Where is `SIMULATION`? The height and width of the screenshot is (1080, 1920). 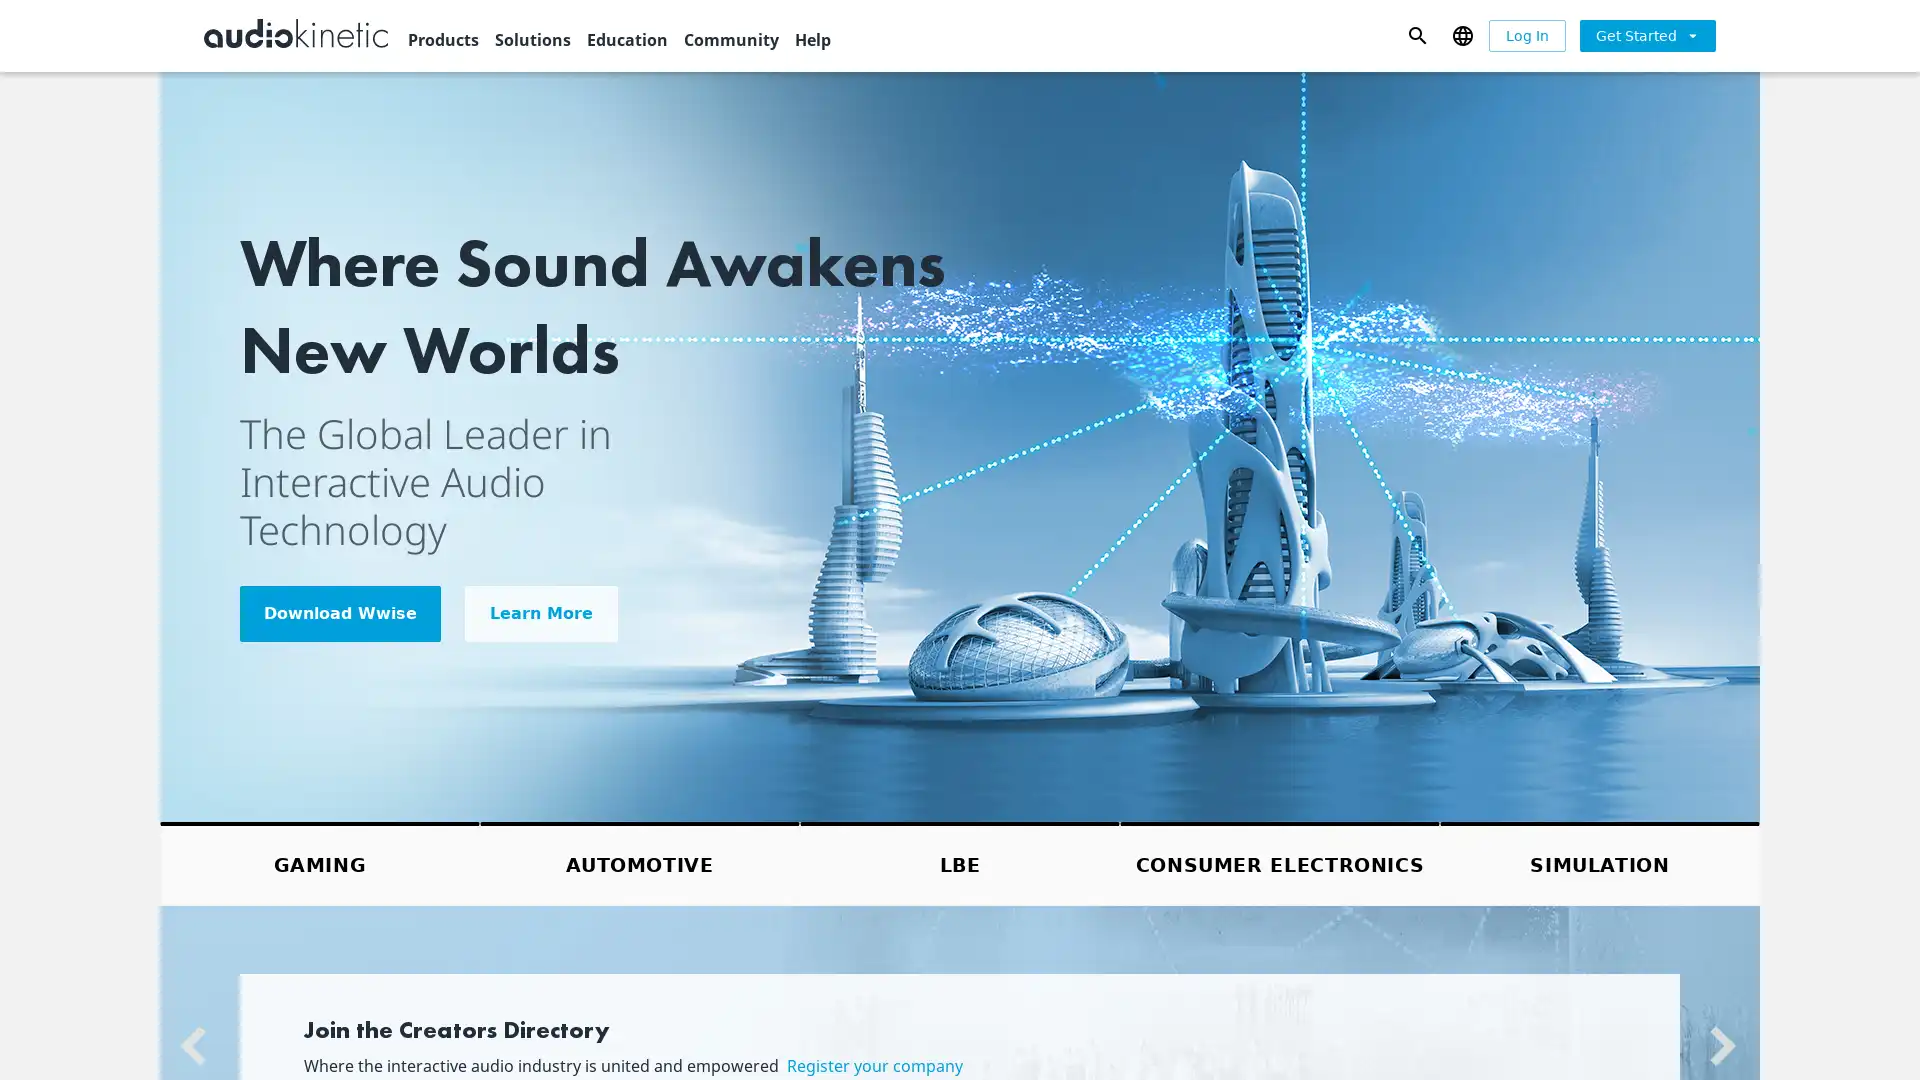
SIMULATION is located at coordinates (1598, 862).